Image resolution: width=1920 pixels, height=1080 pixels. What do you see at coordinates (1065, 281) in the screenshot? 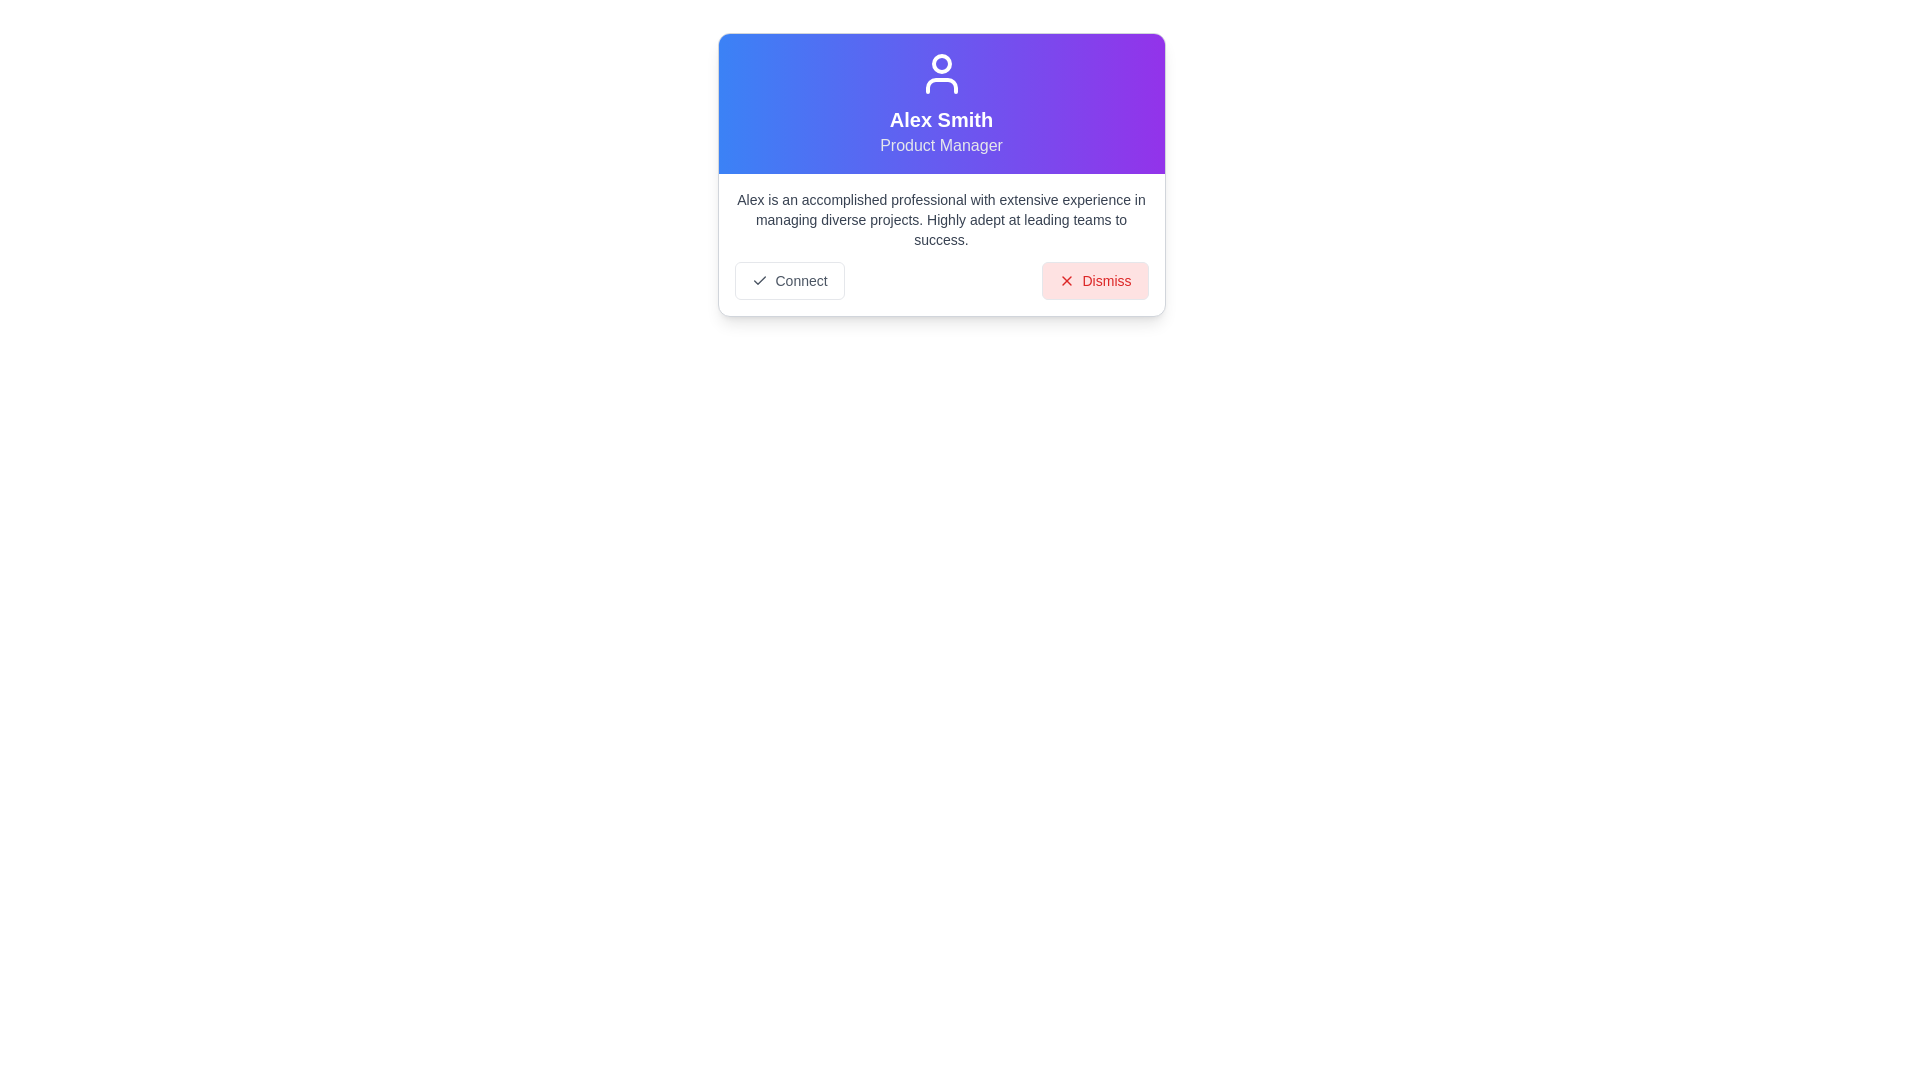
I see `the icon located within the 'Dismiss' button of the profile card` at bounding box center [1065, 281].